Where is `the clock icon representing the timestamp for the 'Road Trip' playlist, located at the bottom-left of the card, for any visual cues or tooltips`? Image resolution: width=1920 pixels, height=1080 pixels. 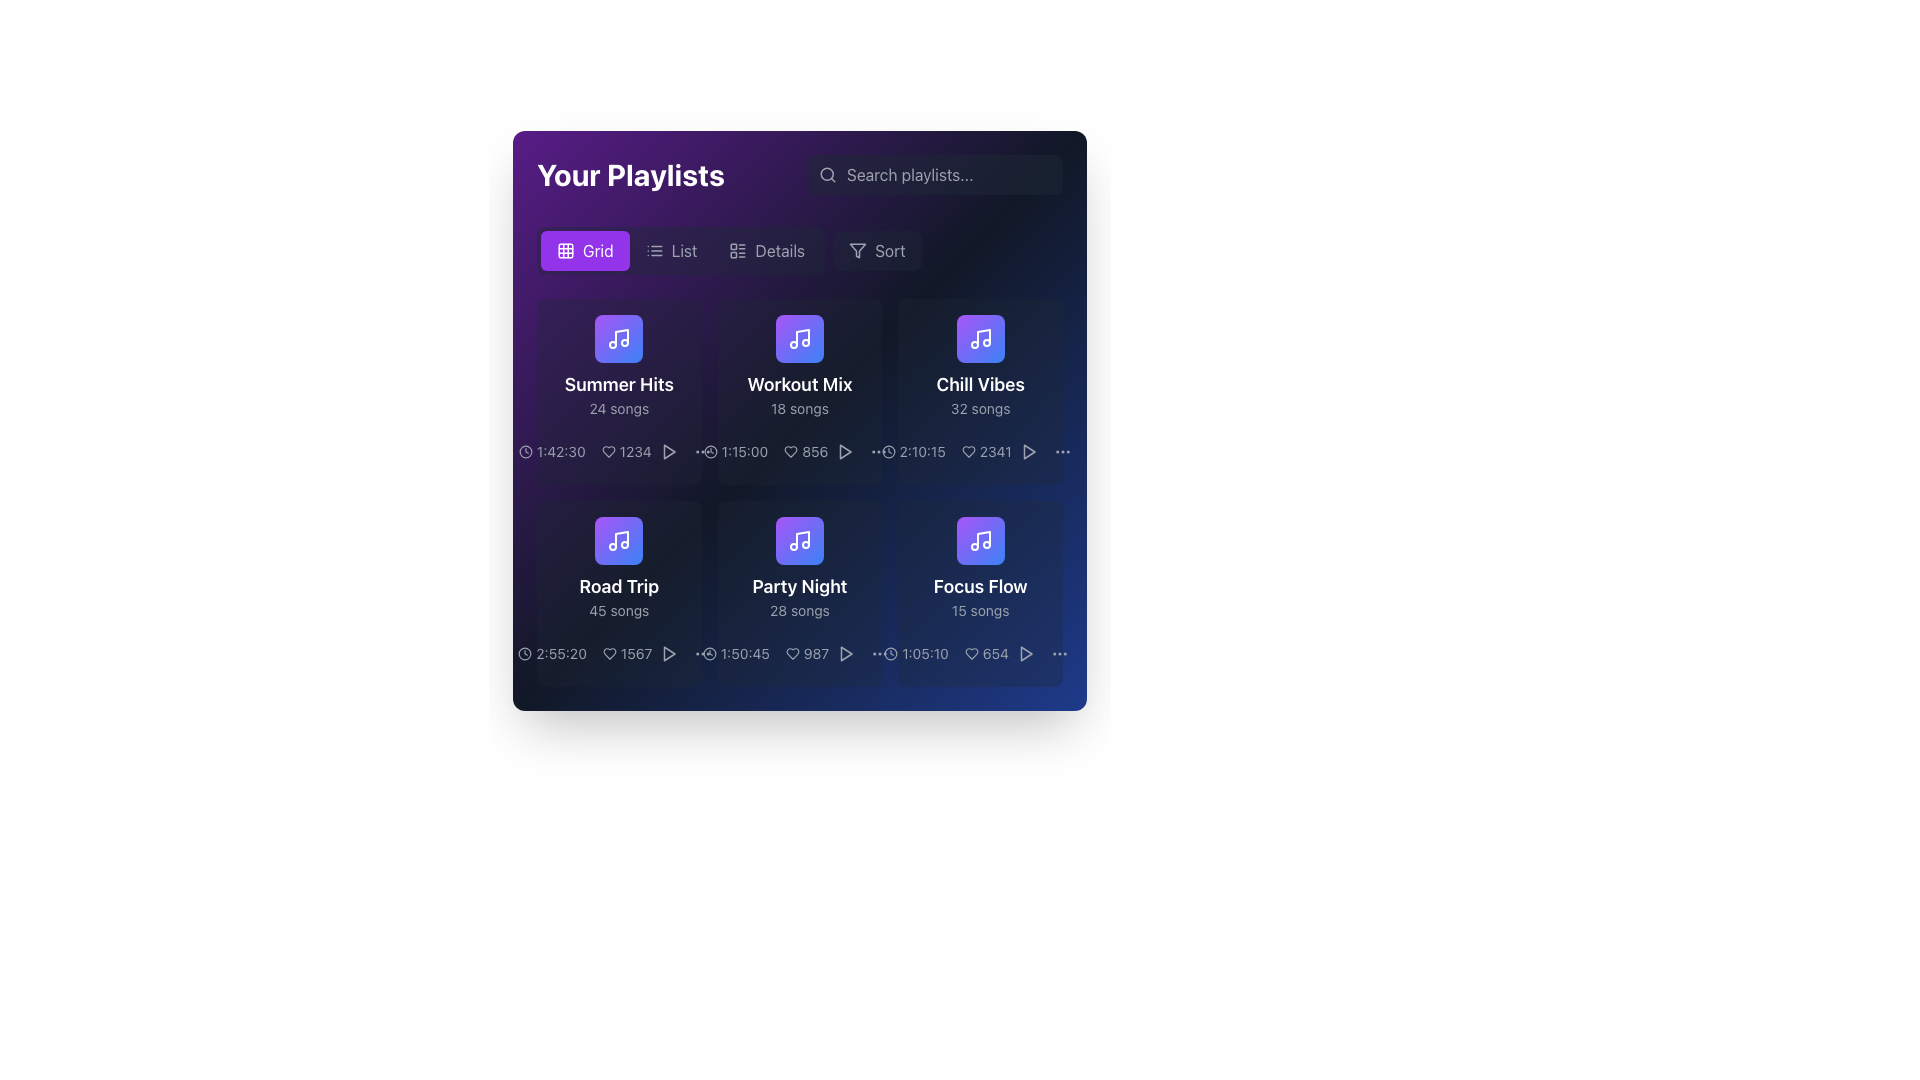 the clock icon representing the timestamp for the 'Road Trip' playlist, located at the bottom-left of the card, for any visual cues or tooltips is located at coordinates (525, 654).